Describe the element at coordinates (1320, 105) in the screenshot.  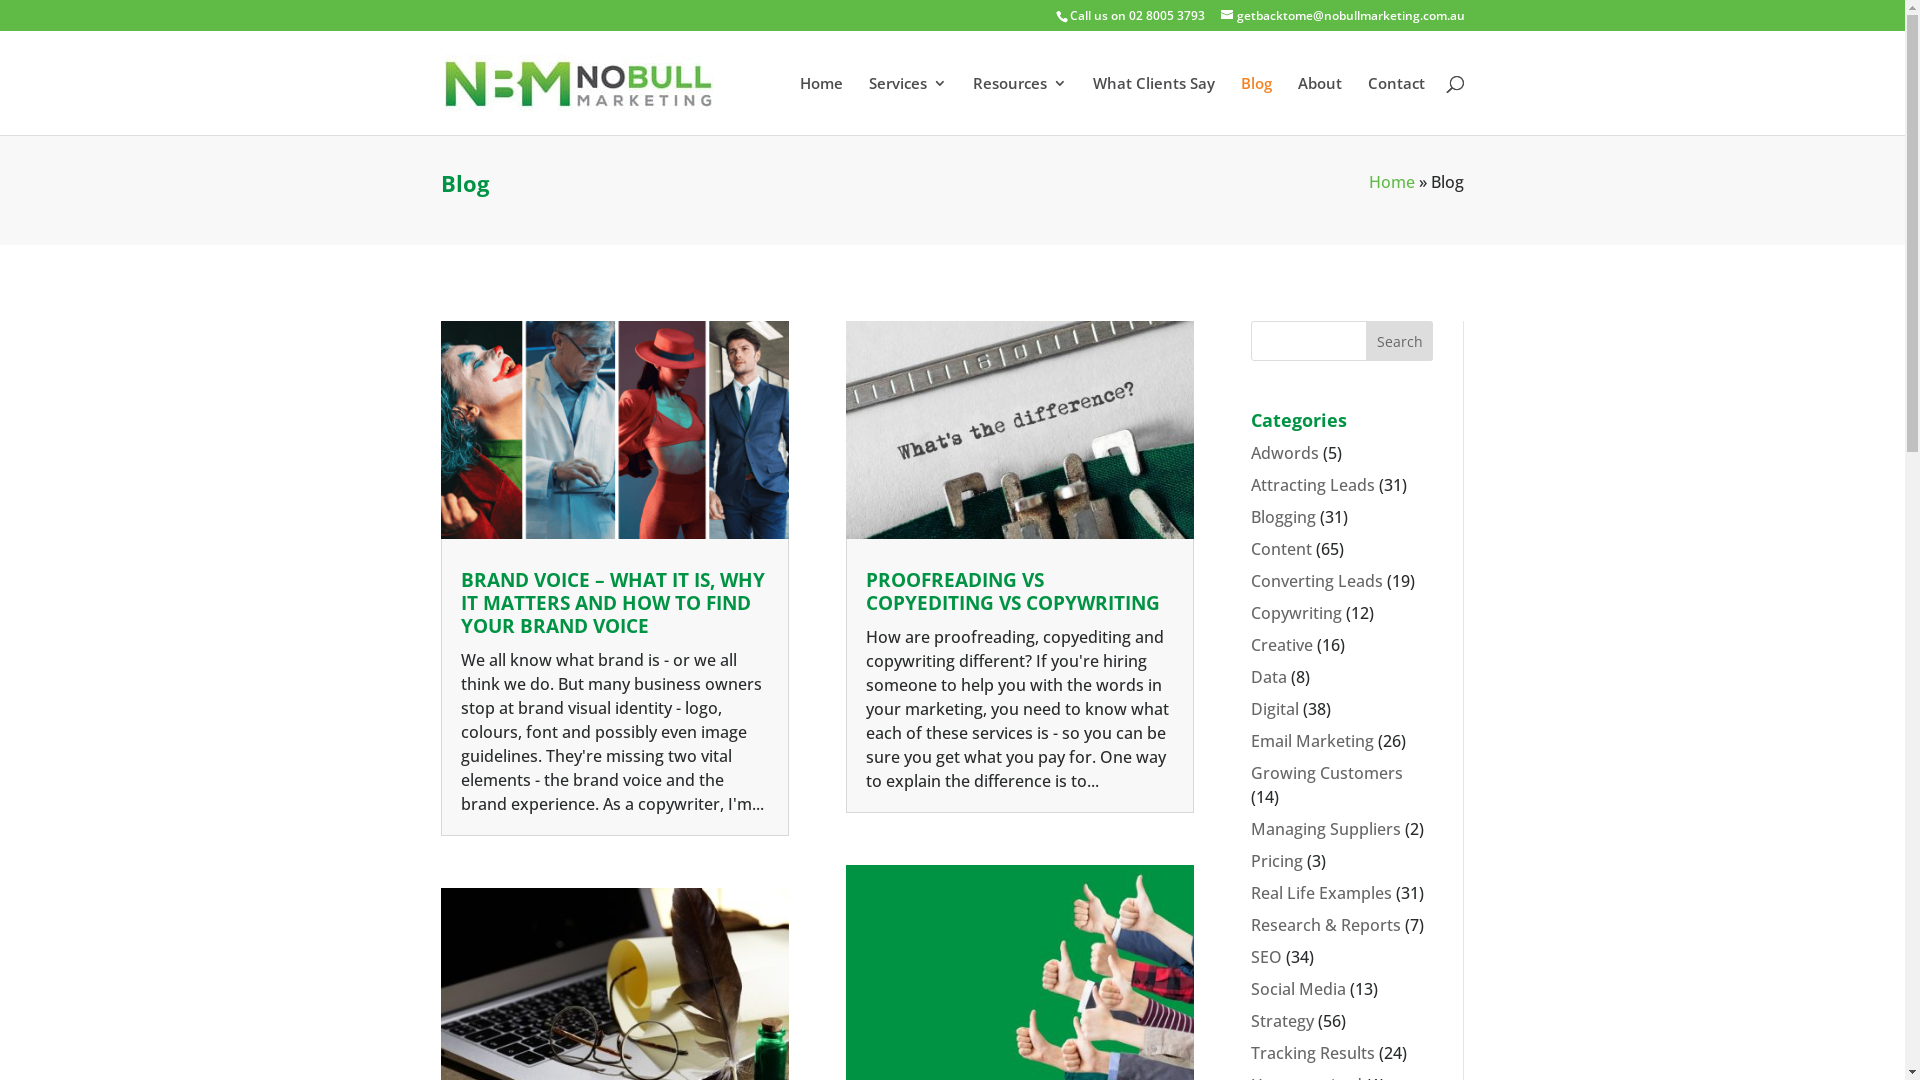
I see `'About'` at that location.